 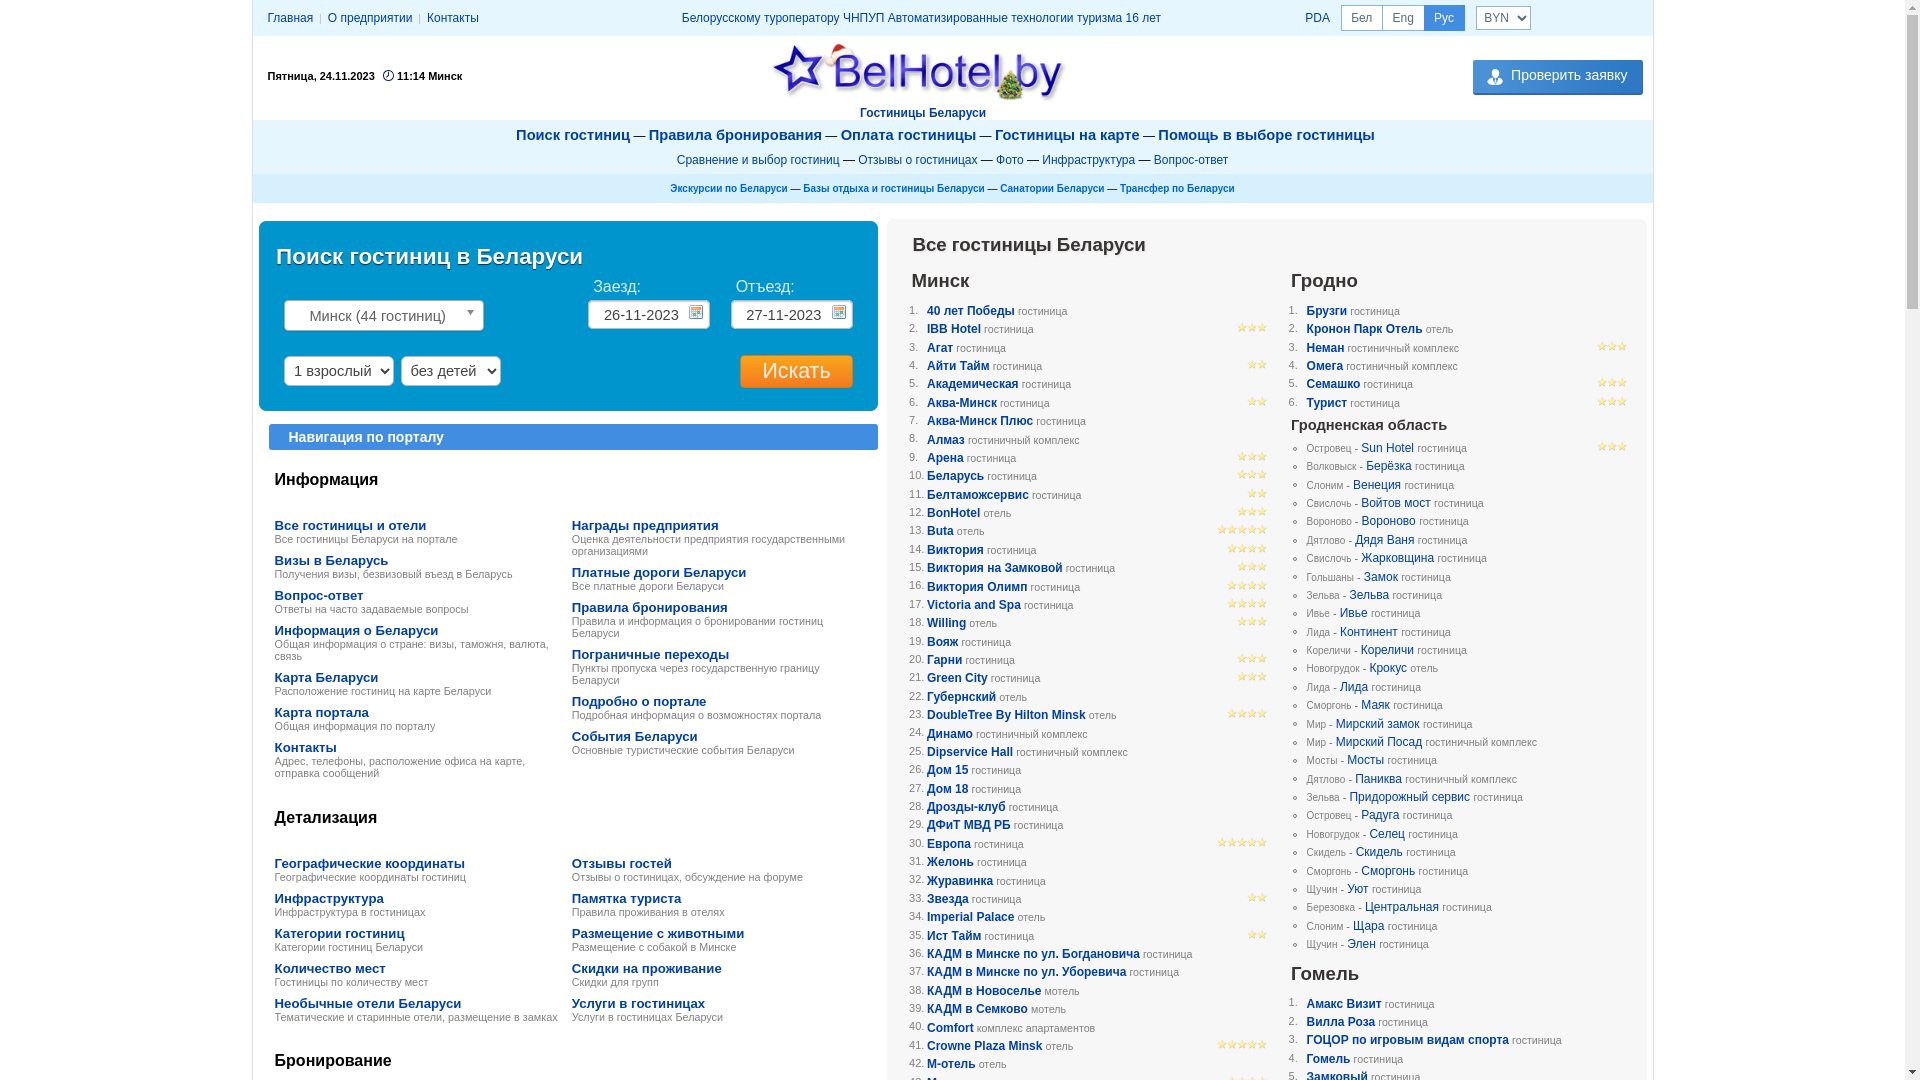 What do you see at coordinates (939, 530) in the screenshot?
I see `'Buta'` at bounding box center [939, 530].